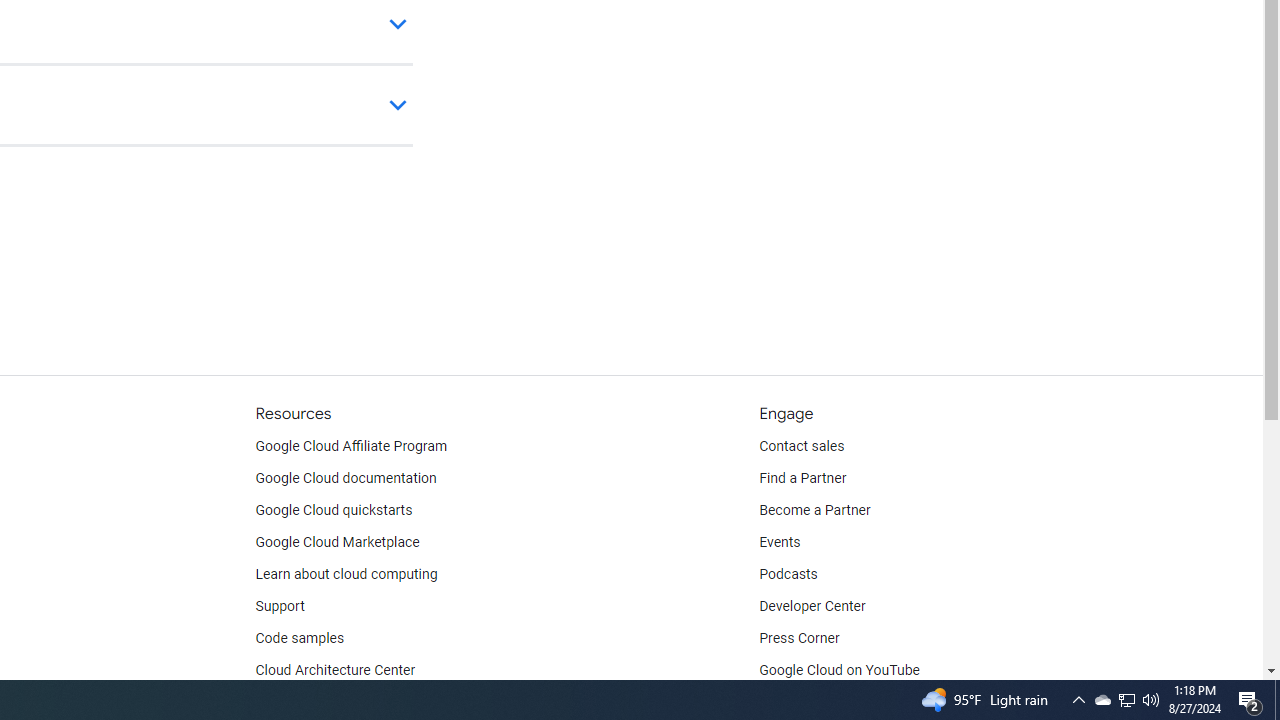 The height and width of the screenshot is (720, 1280). What do you see at coordinates (337, 542) in the screenshot?
I see `'Google Cloud Marketplace'` at bounding box center [337, 542].